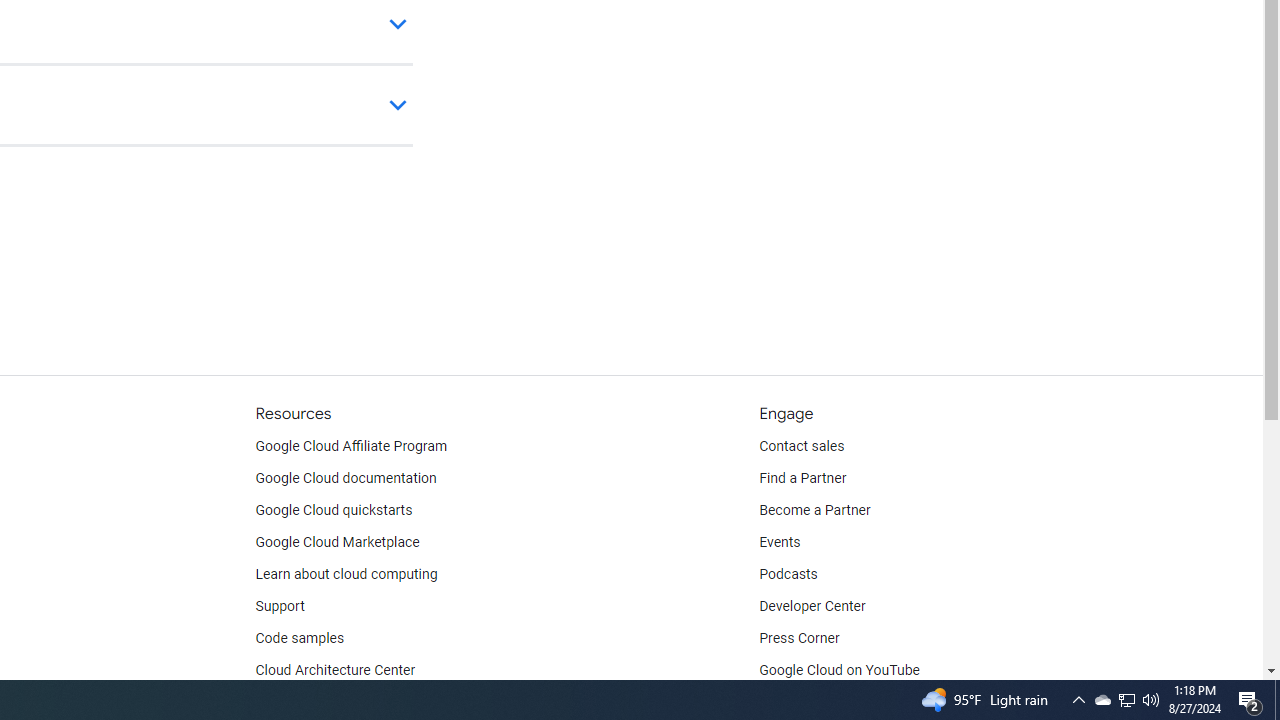 The height and width of the screenshot is (720, 1280). What do you see at coordinates (337, 542) in the screenshot?
I see `'Google Cloud Marketplace'` at bounding box center [337, 542].